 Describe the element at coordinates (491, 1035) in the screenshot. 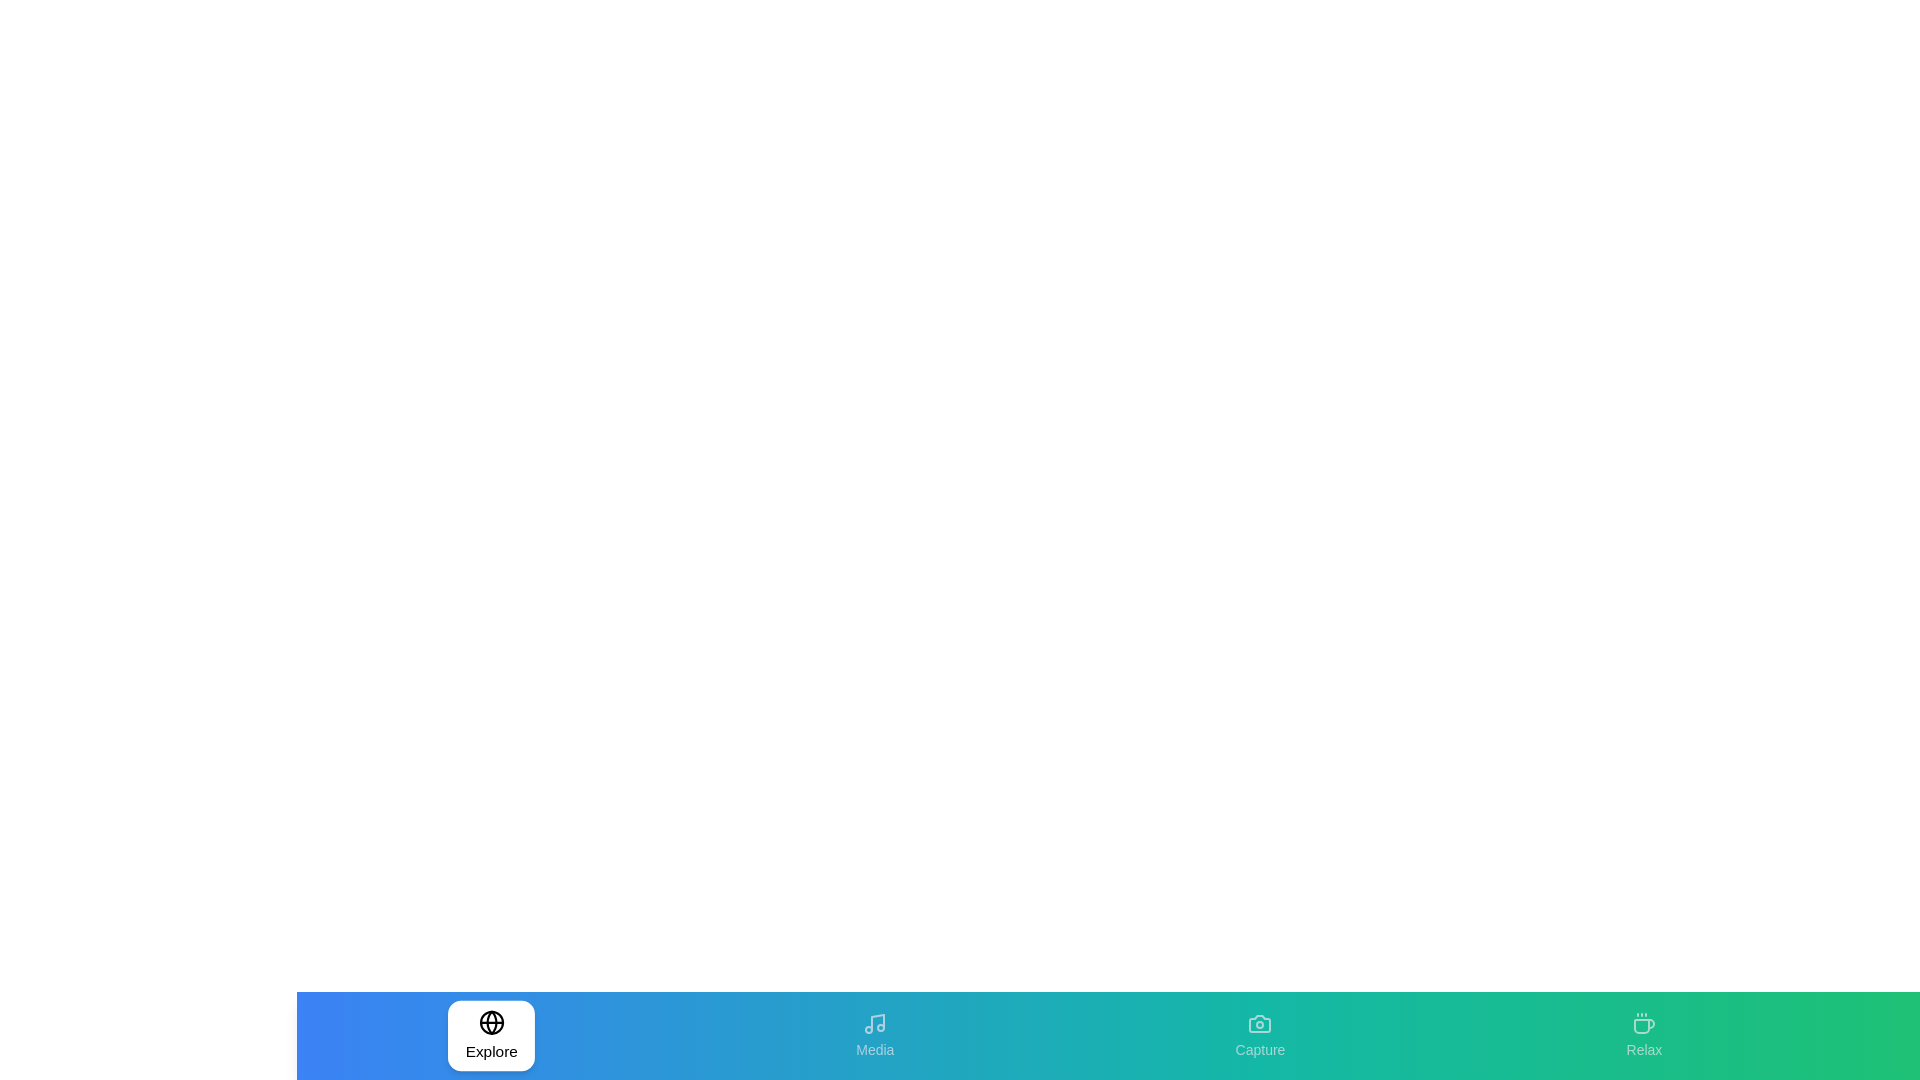

I see `the tab labeled Explore` at that location.